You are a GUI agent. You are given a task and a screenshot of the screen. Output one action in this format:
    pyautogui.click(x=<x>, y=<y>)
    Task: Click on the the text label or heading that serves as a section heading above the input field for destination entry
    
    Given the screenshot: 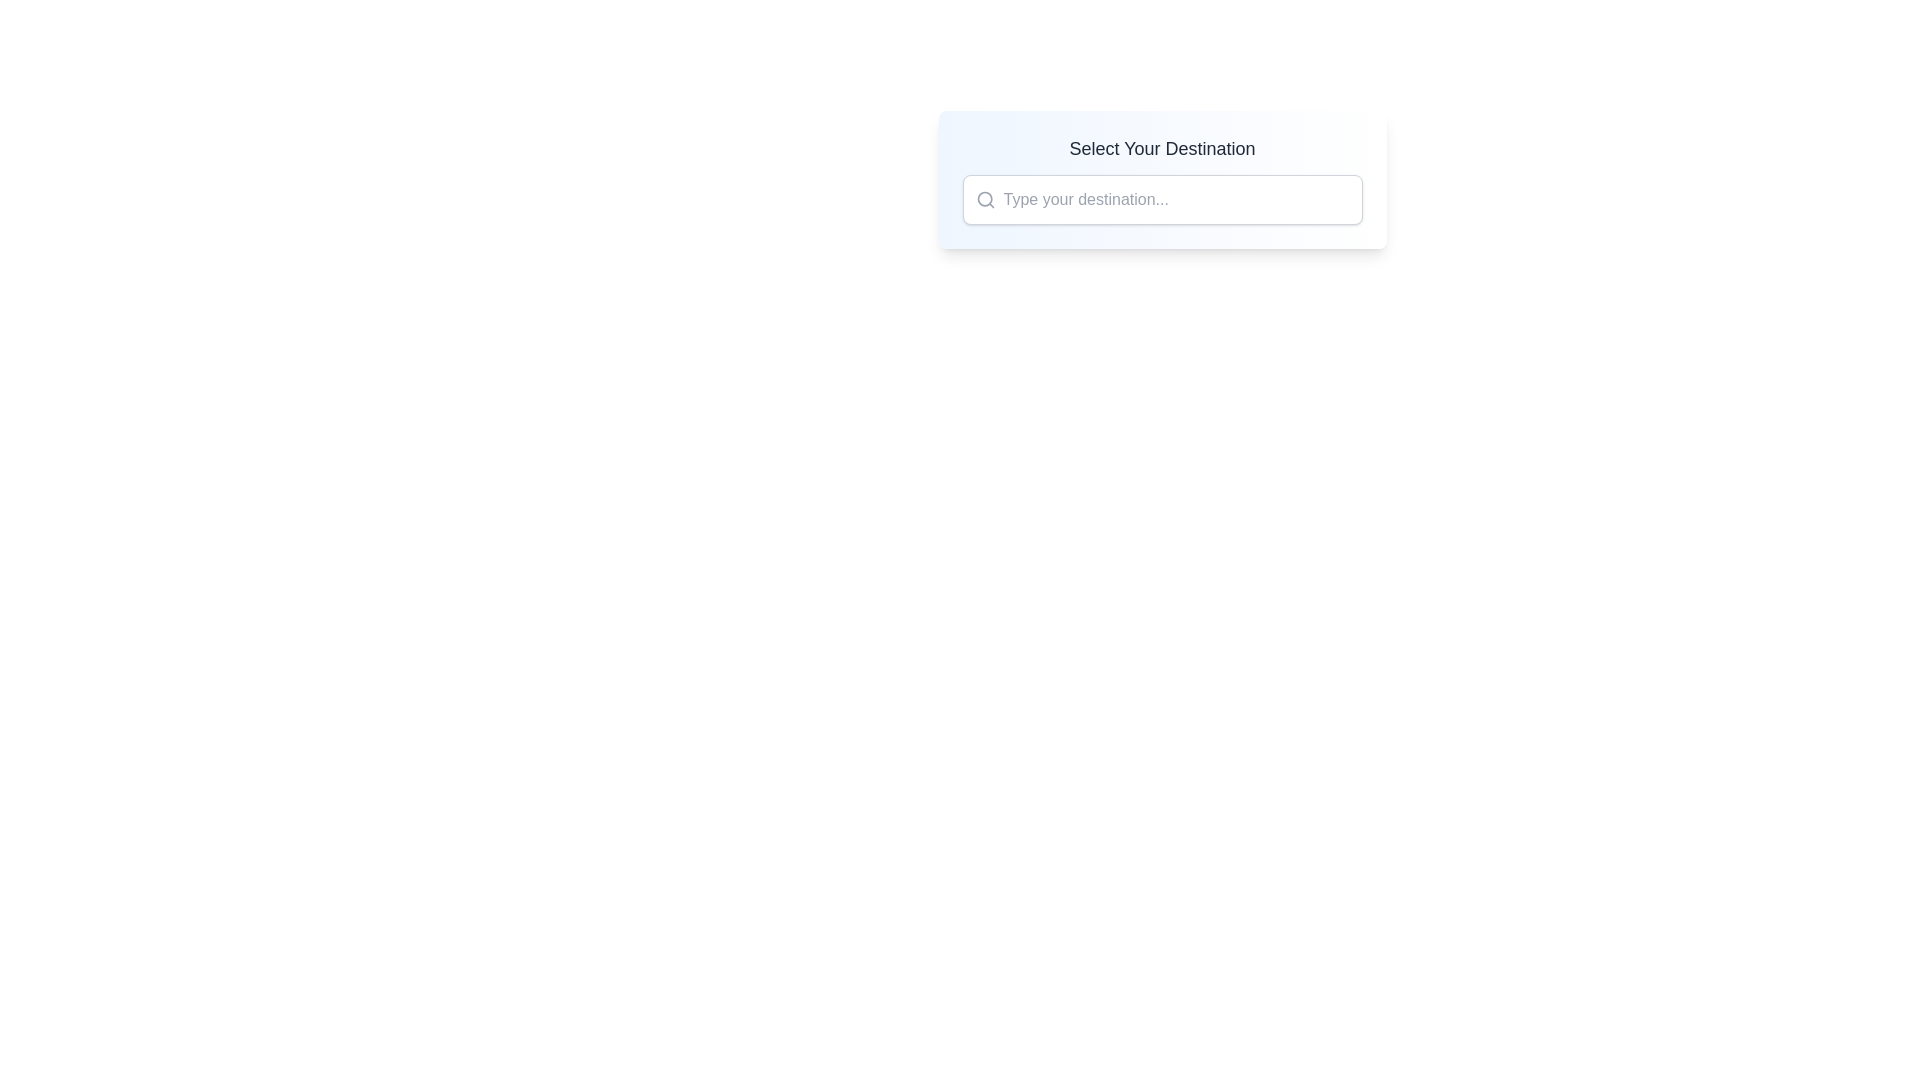 What is the action you would take?
    pyautogui.click(x=1162, y=148)
    